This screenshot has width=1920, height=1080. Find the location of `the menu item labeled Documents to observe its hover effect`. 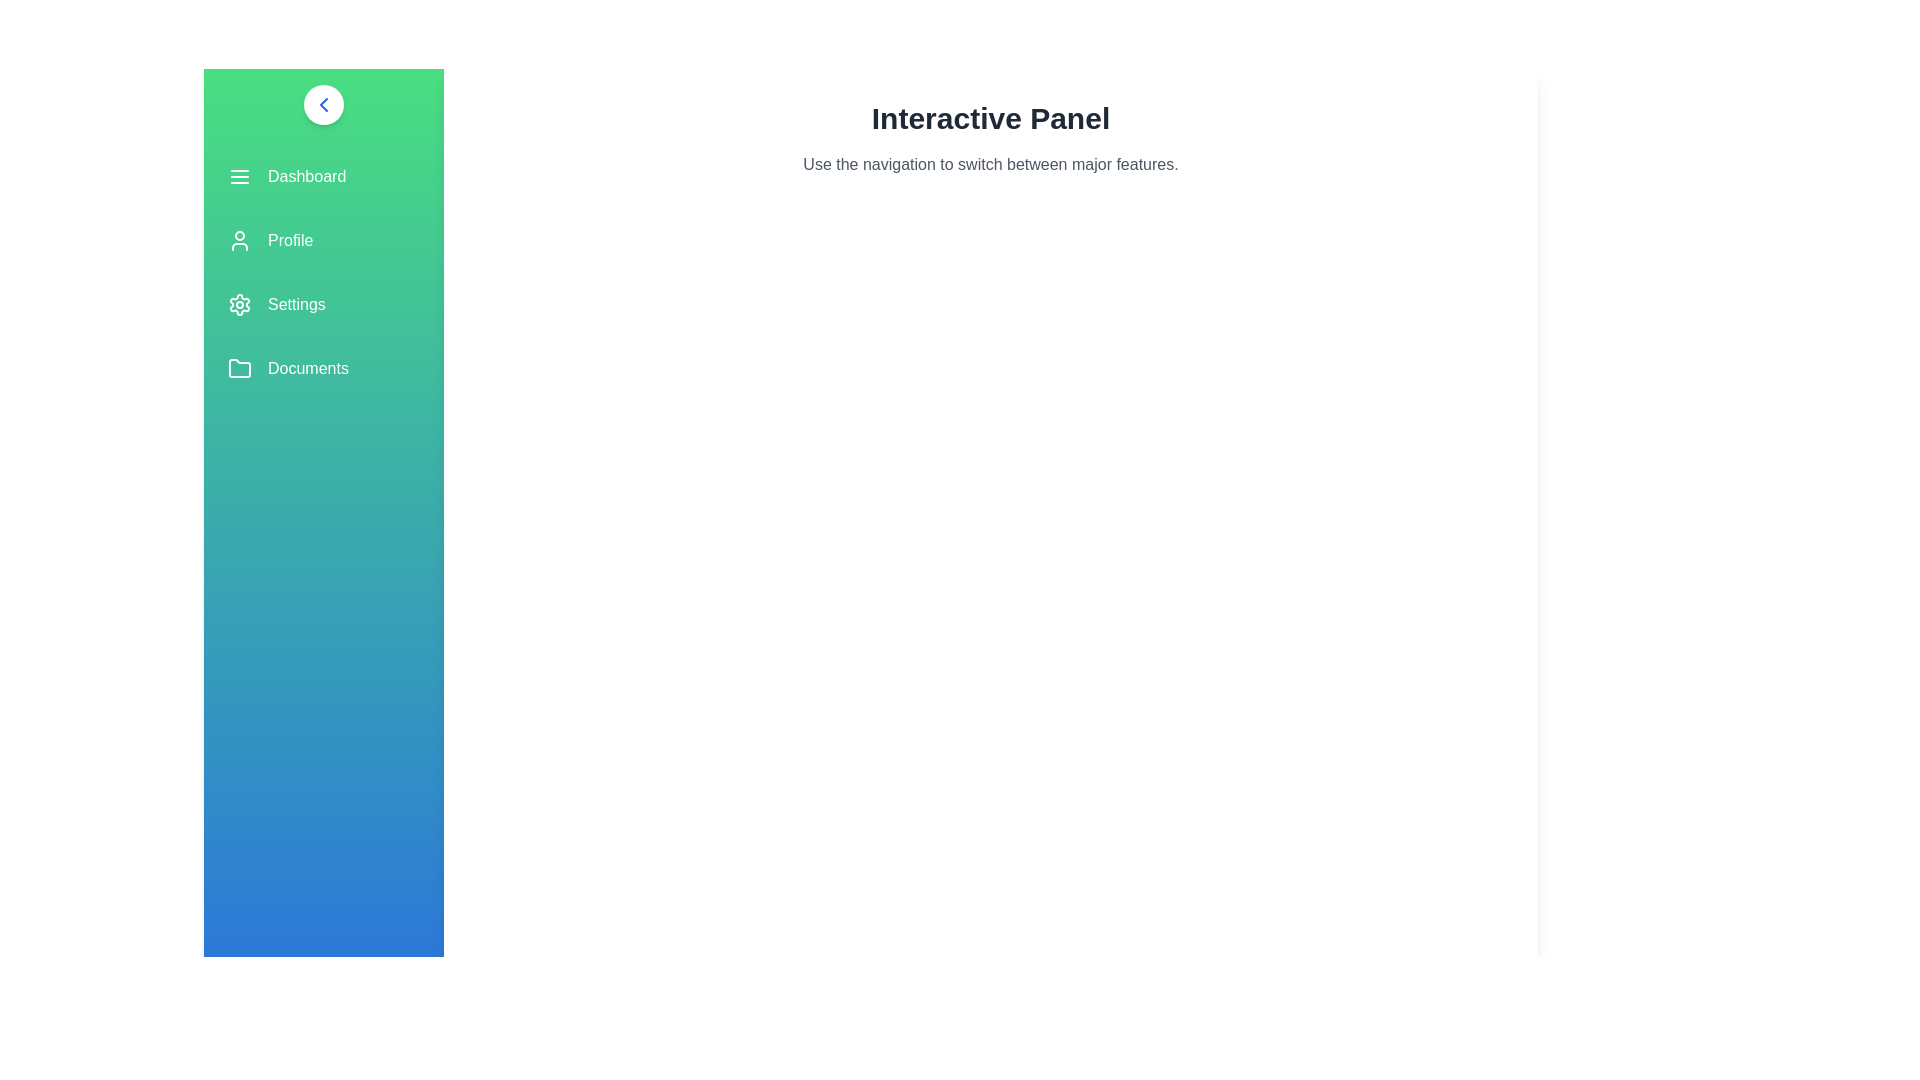

the menu item labeled Documents to observe its hover effect is located at coordinates (324, 369).